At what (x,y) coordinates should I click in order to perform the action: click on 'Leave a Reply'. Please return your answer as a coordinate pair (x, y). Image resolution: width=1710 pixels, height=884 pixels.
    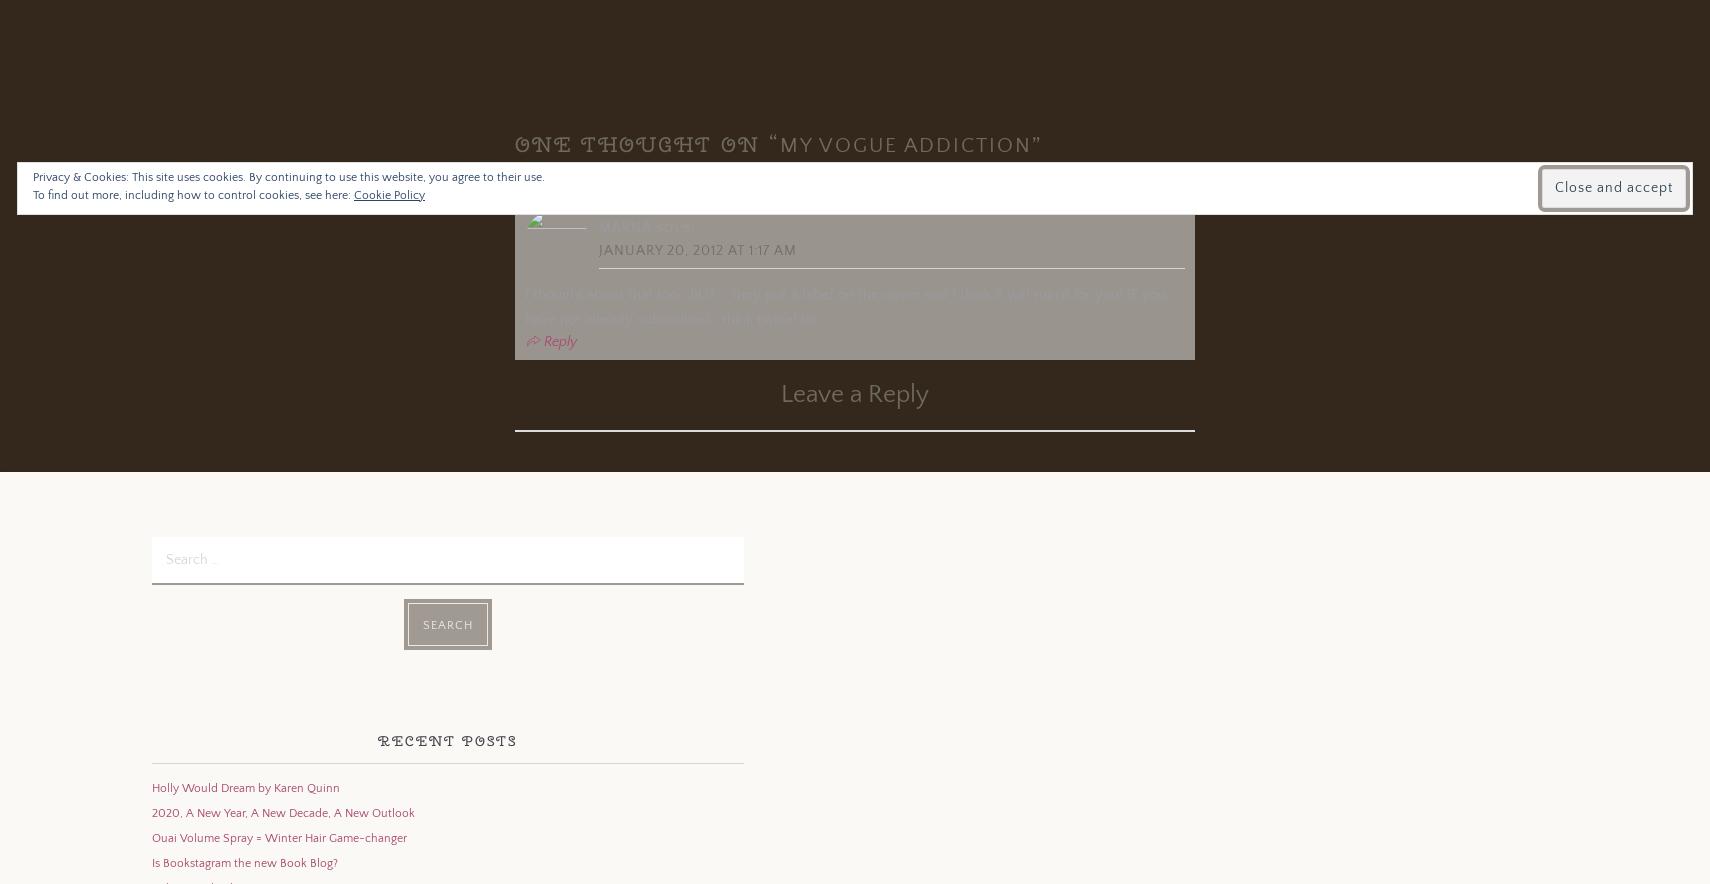
    Looking at the image, I should click on (855, 394).